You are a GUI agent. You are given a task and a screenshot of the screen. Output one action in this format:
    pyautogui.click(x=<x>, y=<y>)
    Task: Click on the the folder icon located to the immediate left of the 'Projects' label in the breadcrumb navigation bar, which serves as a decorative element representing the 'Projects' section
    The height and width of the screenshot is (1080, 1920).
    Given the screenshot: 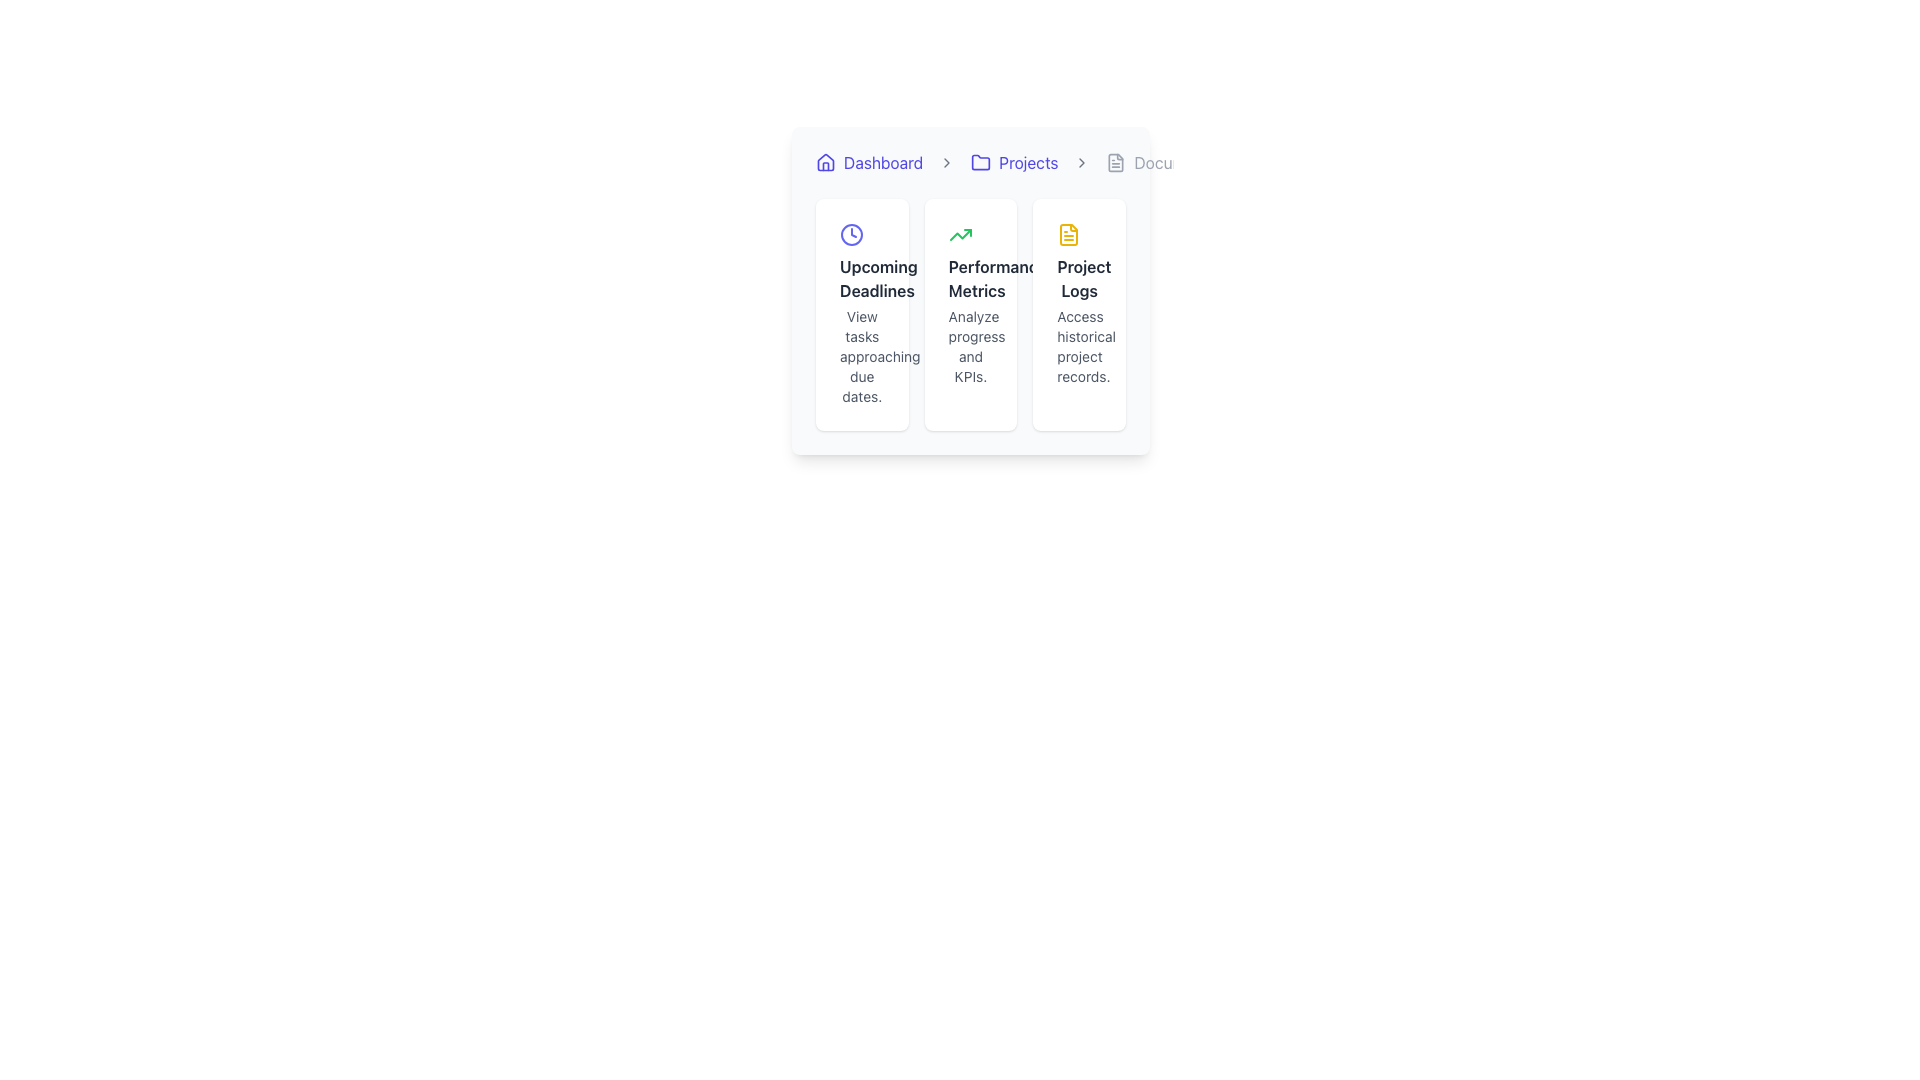 What is the action you would take?
    pyautogui.click(x=981, y=161)
    